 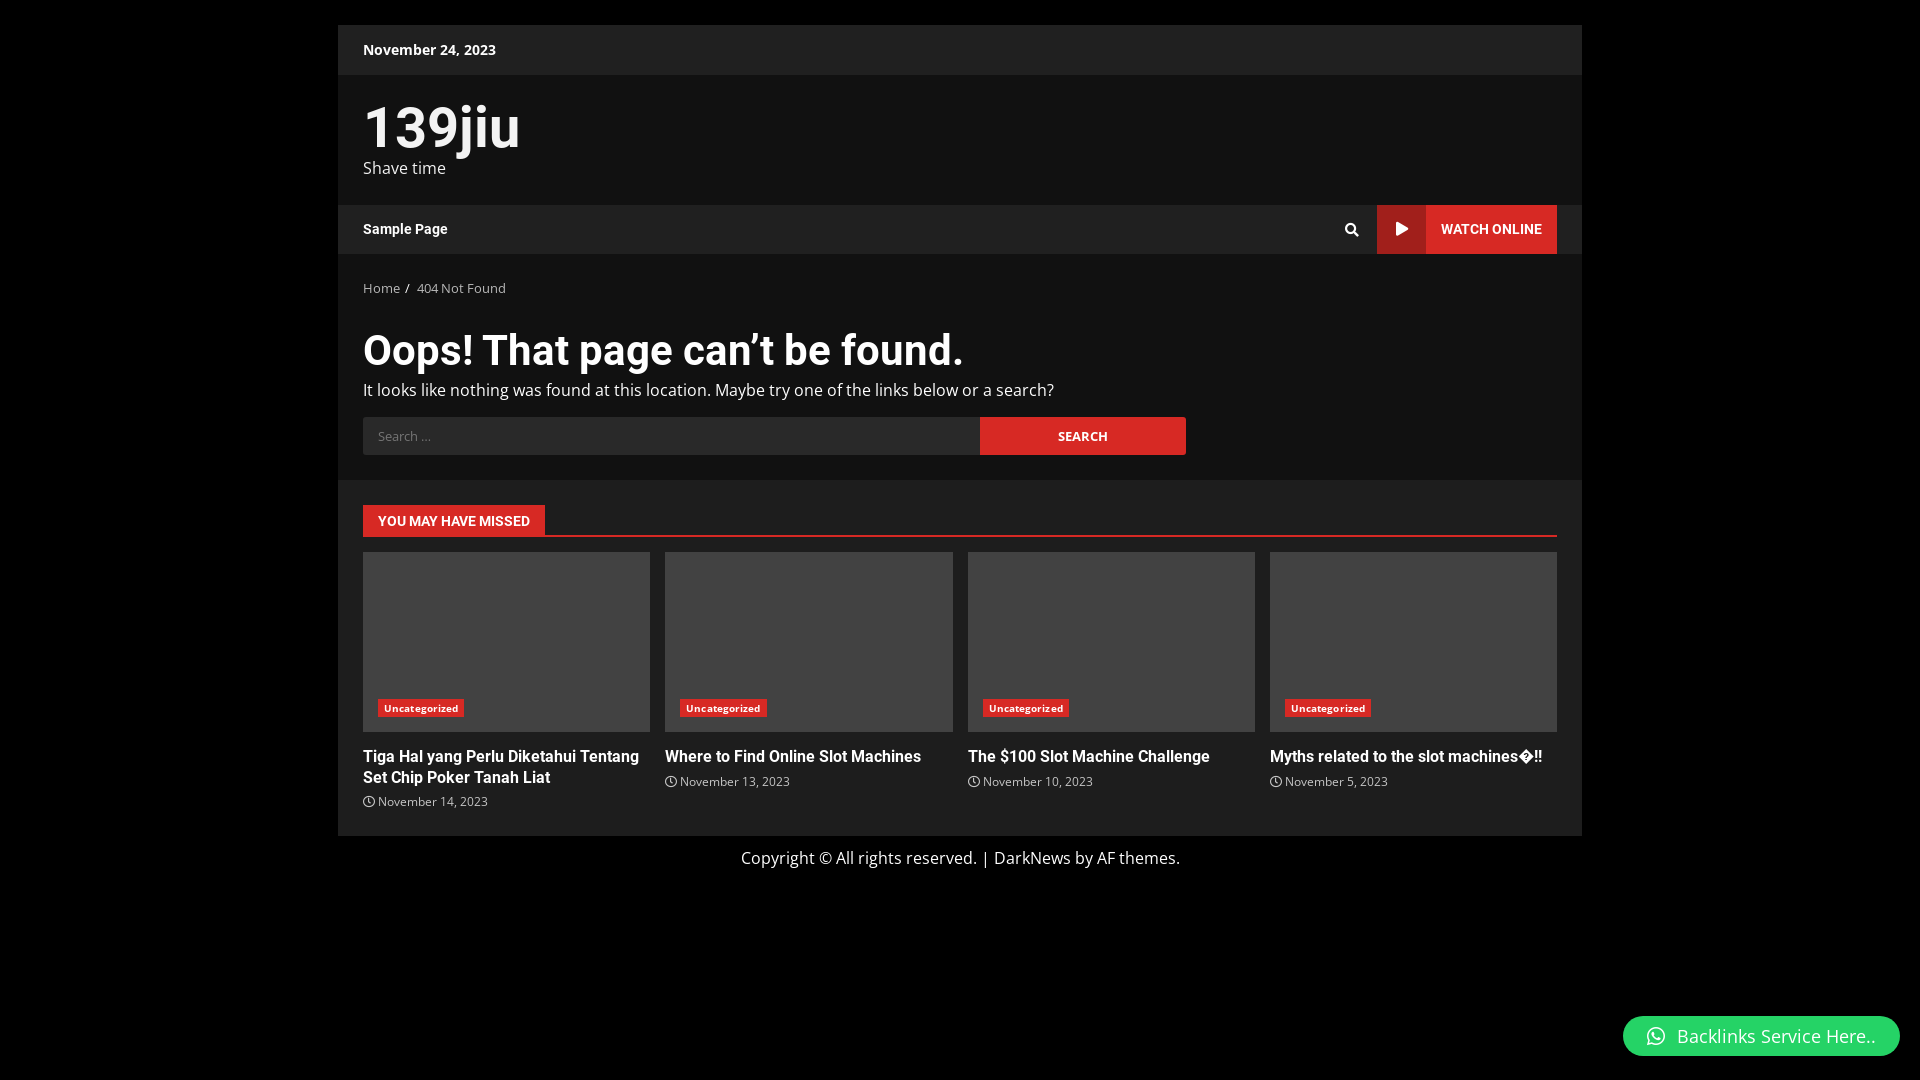 I want to click on 'Where to Find Online Slot Machines', so click(x=665, y=756).